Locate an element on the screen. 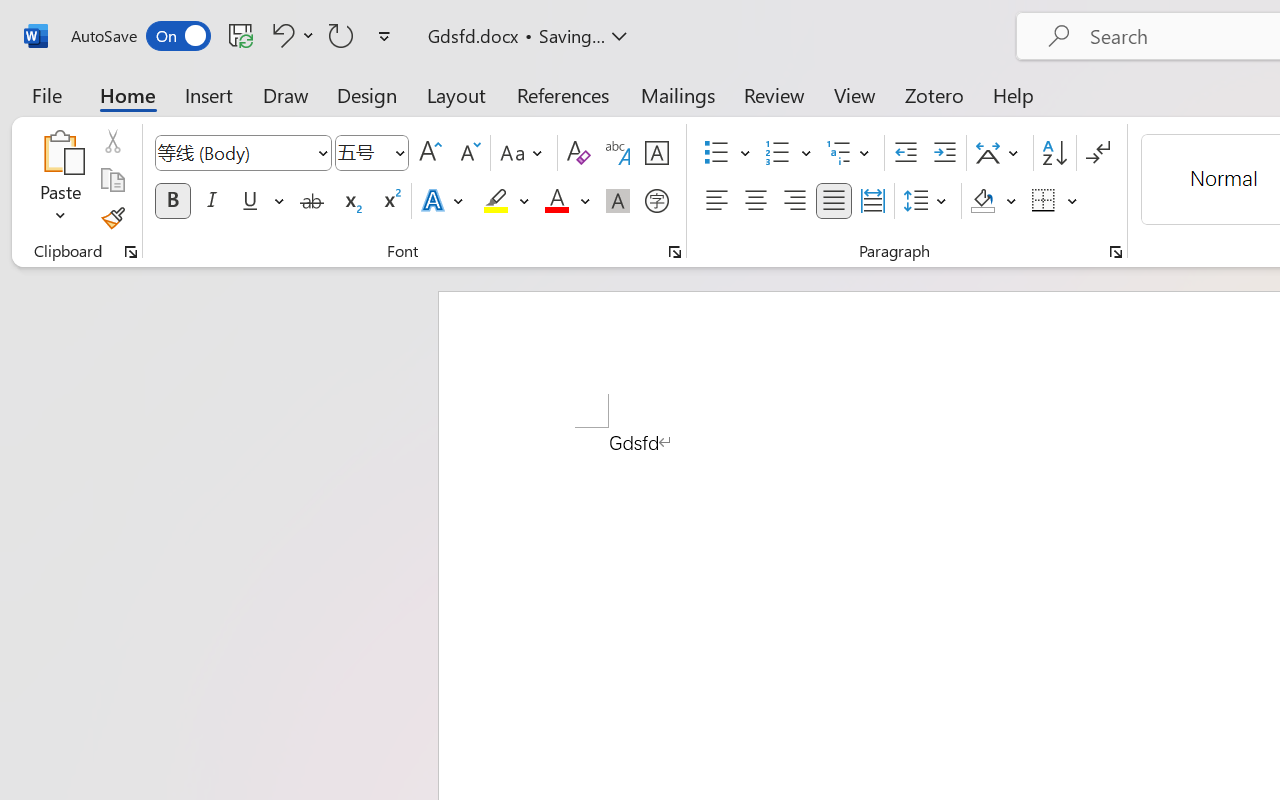 This screenshot has width=1280, height=800. 'Enclose Characters...' is located at coordinates (656, 201).